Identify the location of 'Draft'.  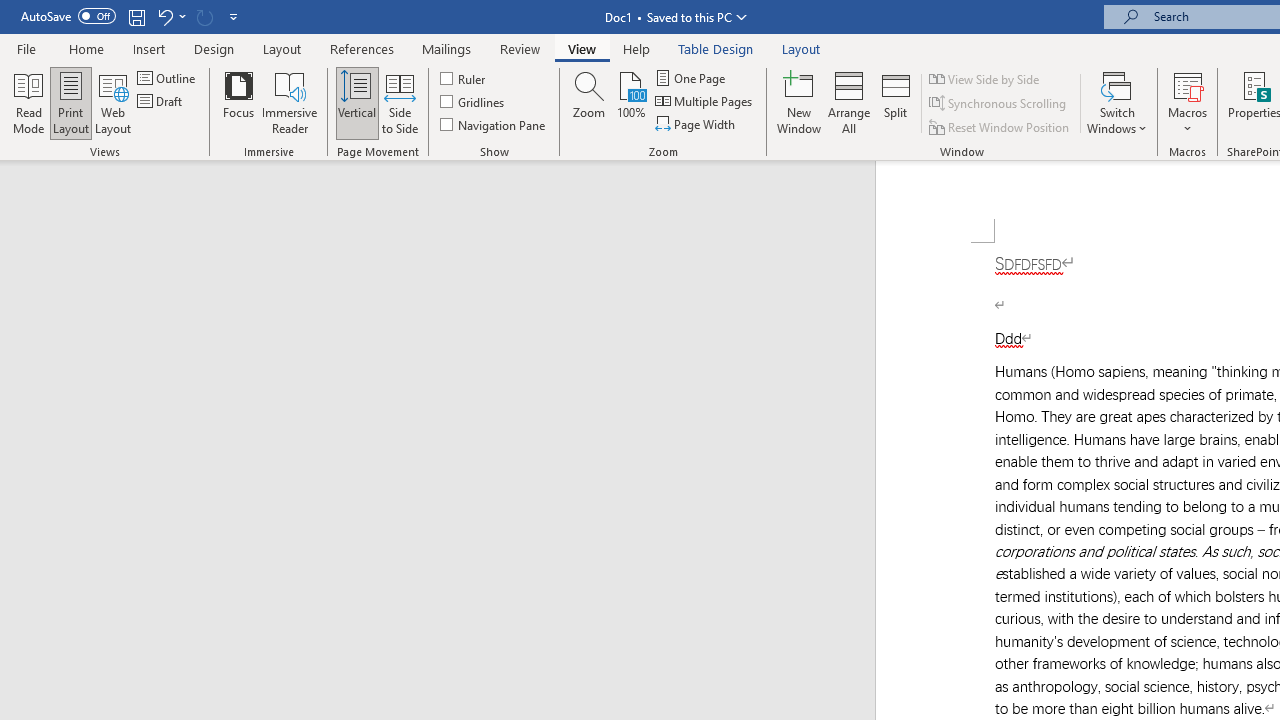
(161, 101).